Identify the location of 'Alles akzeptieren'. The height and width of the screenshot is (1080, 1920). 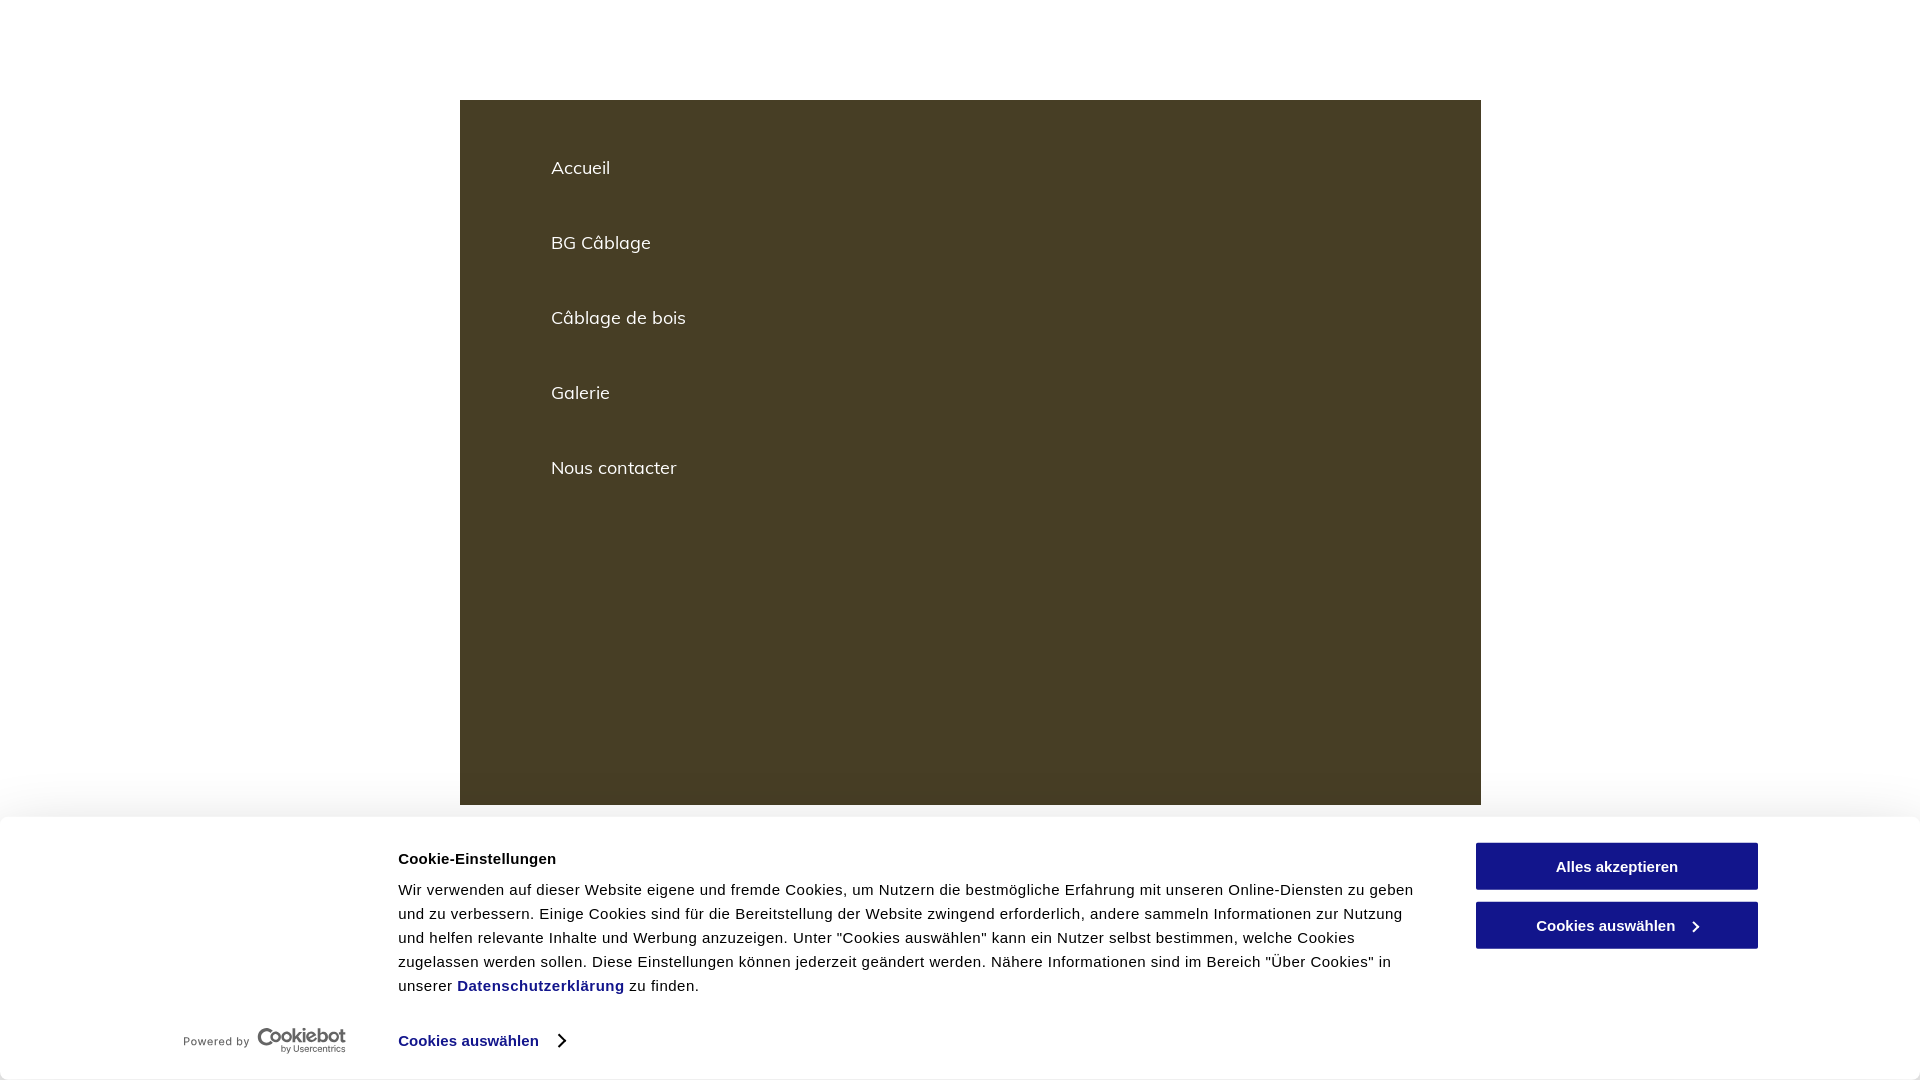
(1617, 865).